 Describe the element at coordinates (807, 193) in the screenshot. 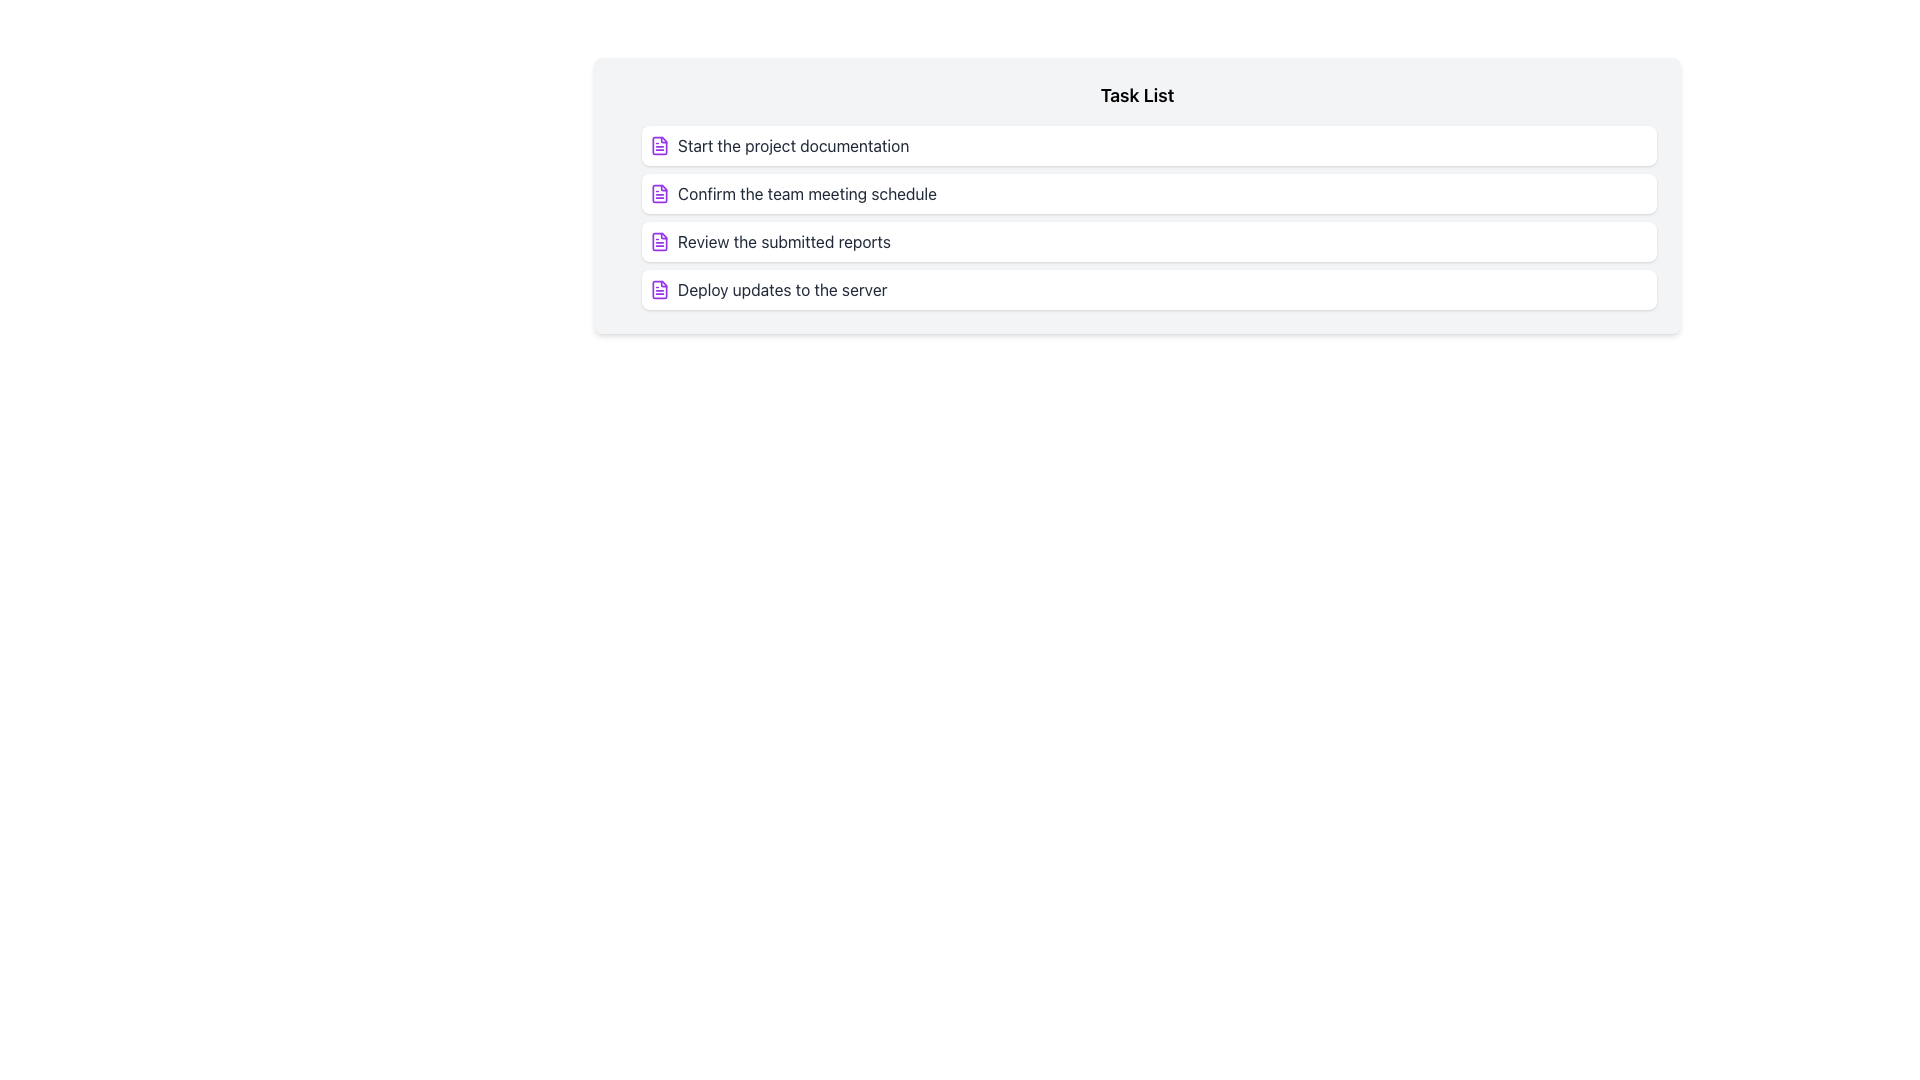

I see `the text label displaying 'Confirm the team meeting schedule', which is styled in dark gray within a card-like structure, located in the task list` at that location.